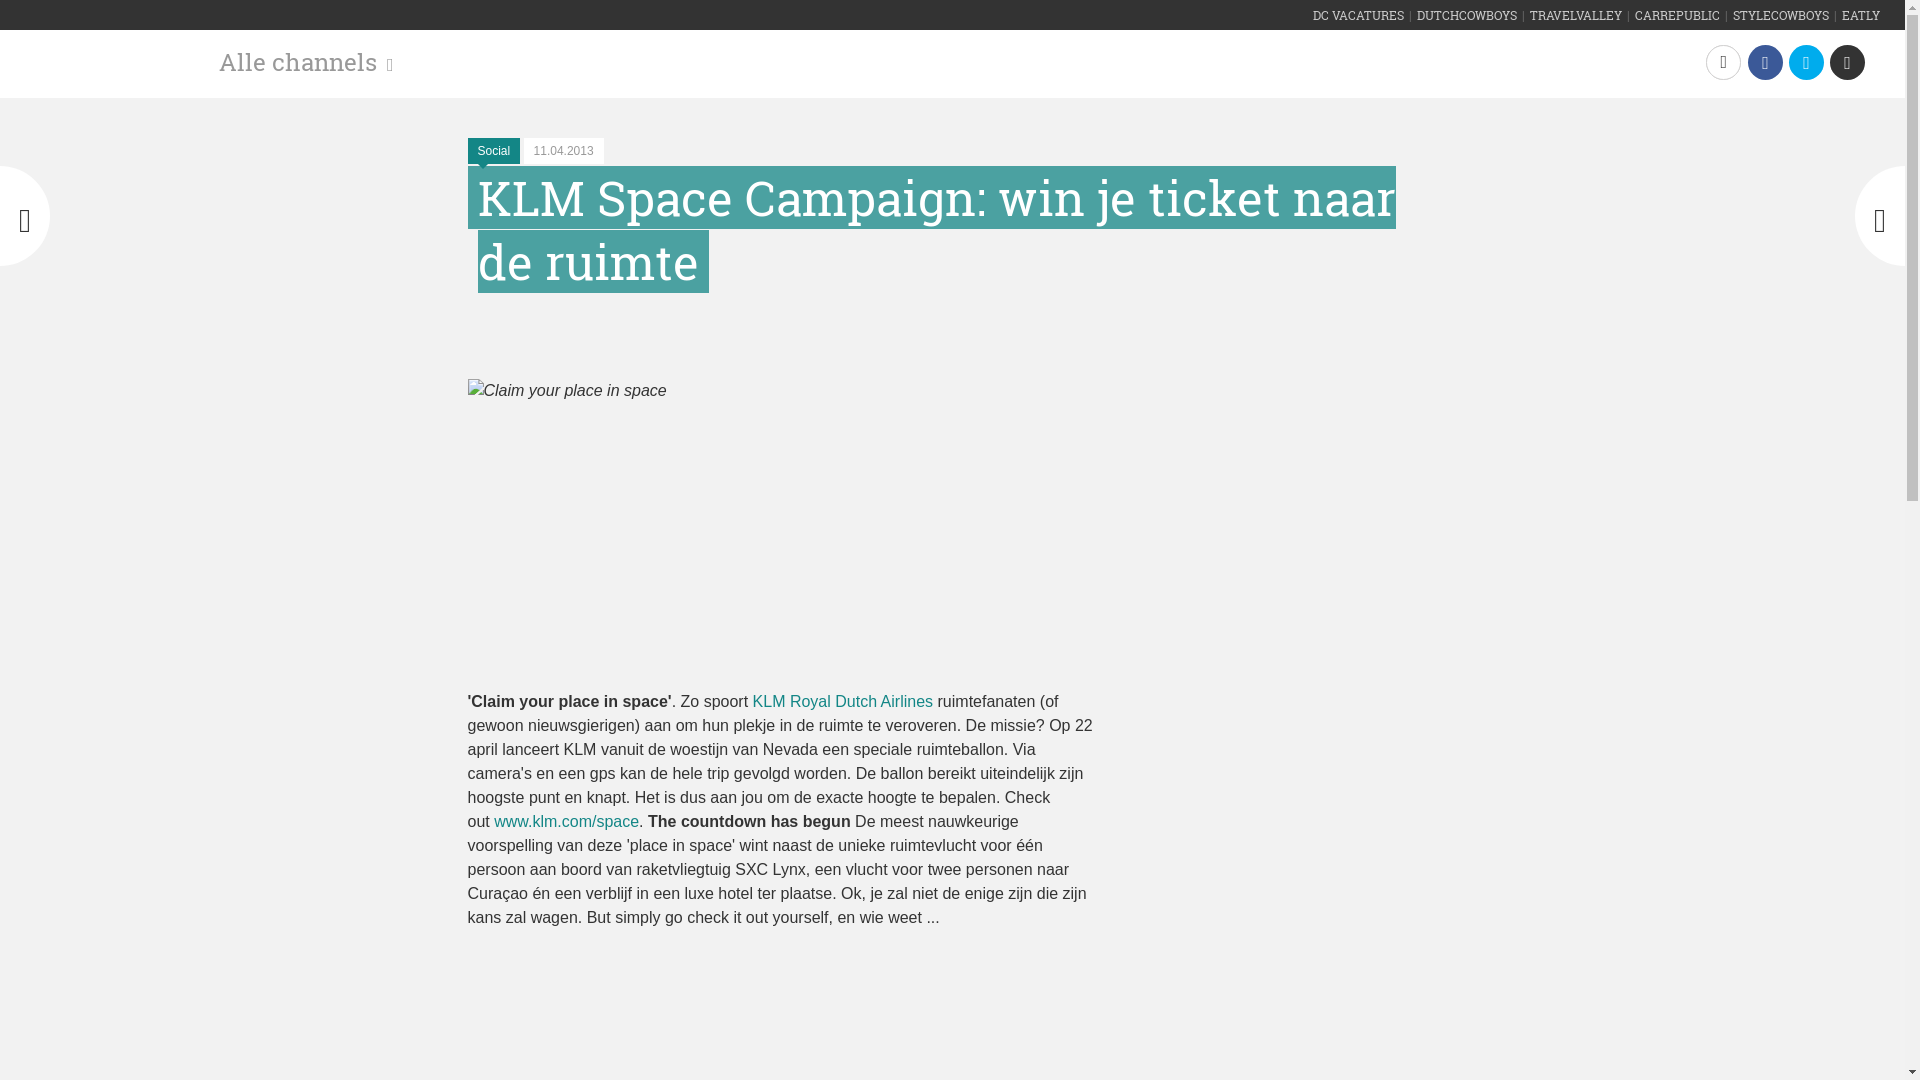 The width and height of the screenshot is (1920, 1080). What do you see at coordinates (565, 821) in the screenshot?
I see `'www.klm.com/space'` at bounding box center [565, 821].